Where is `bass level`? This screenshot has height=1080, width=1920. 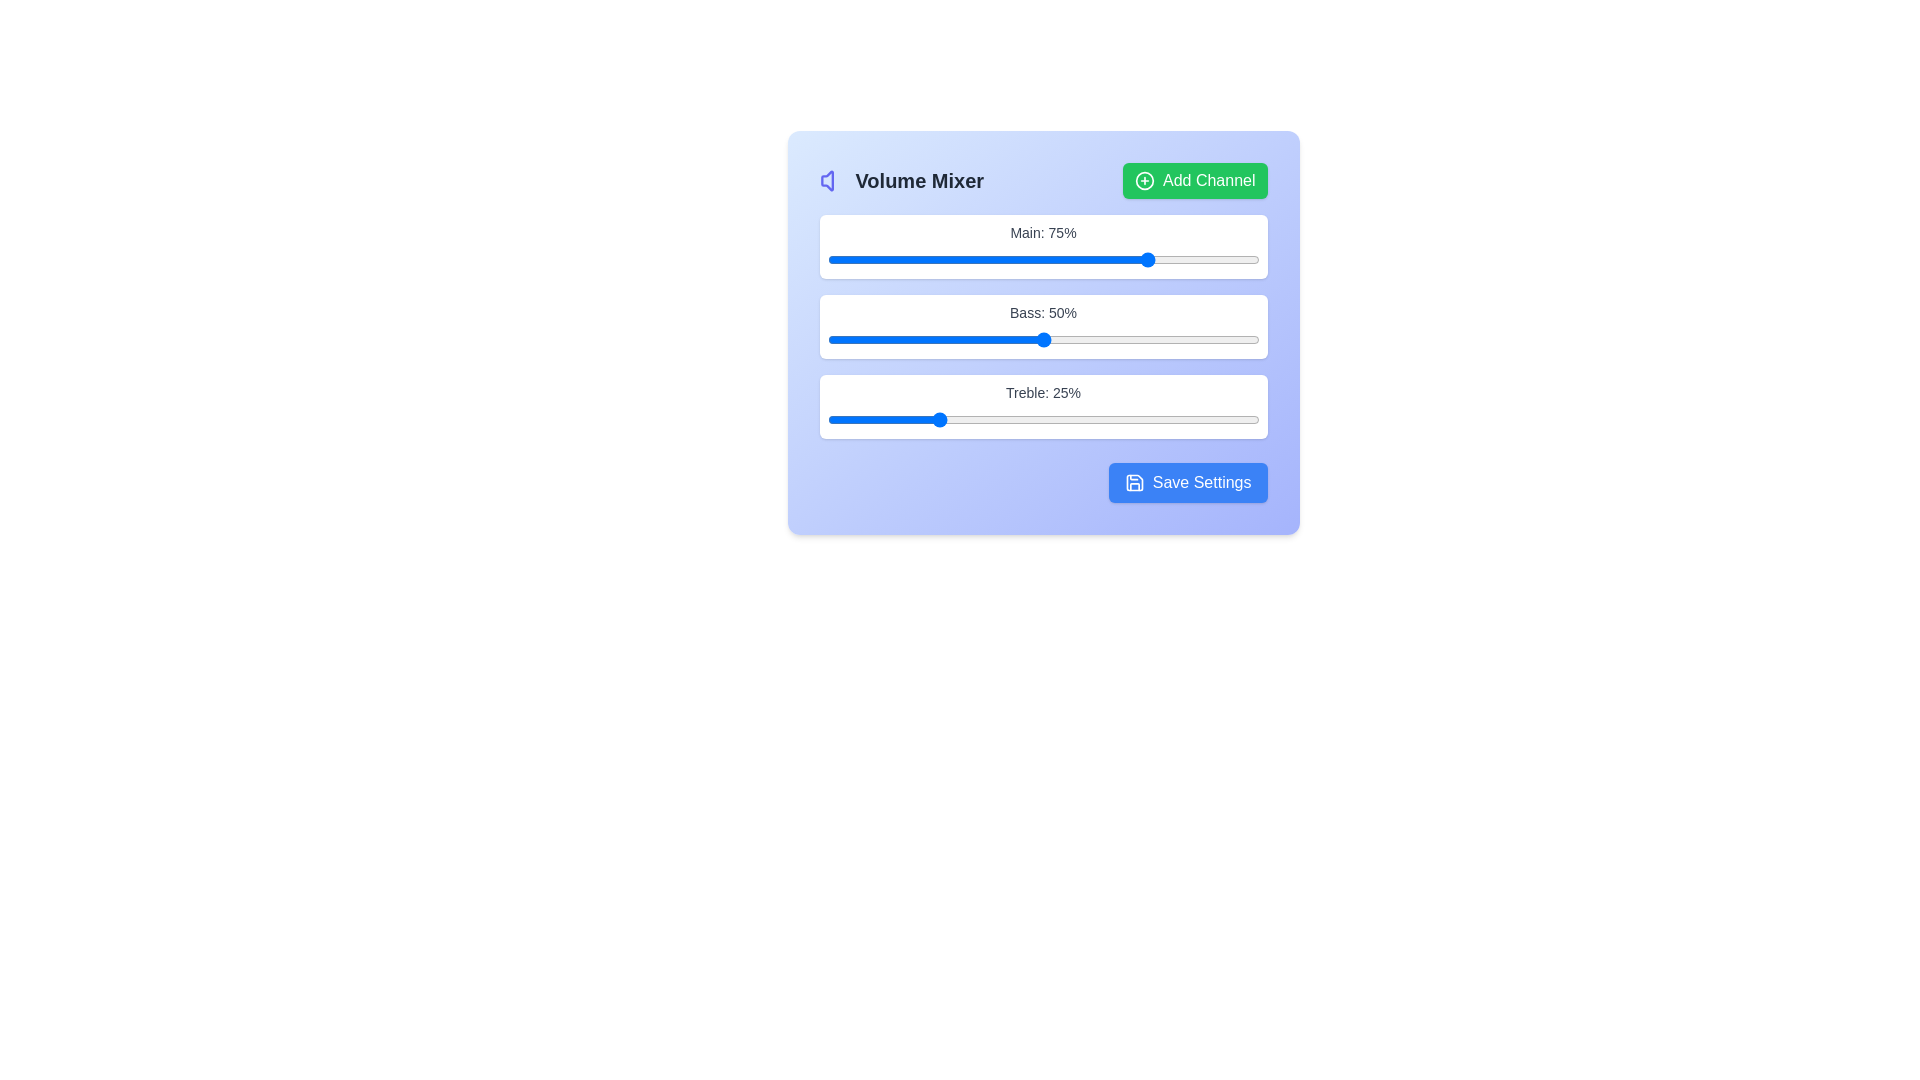 bass level is located at coordinates (938, 338).